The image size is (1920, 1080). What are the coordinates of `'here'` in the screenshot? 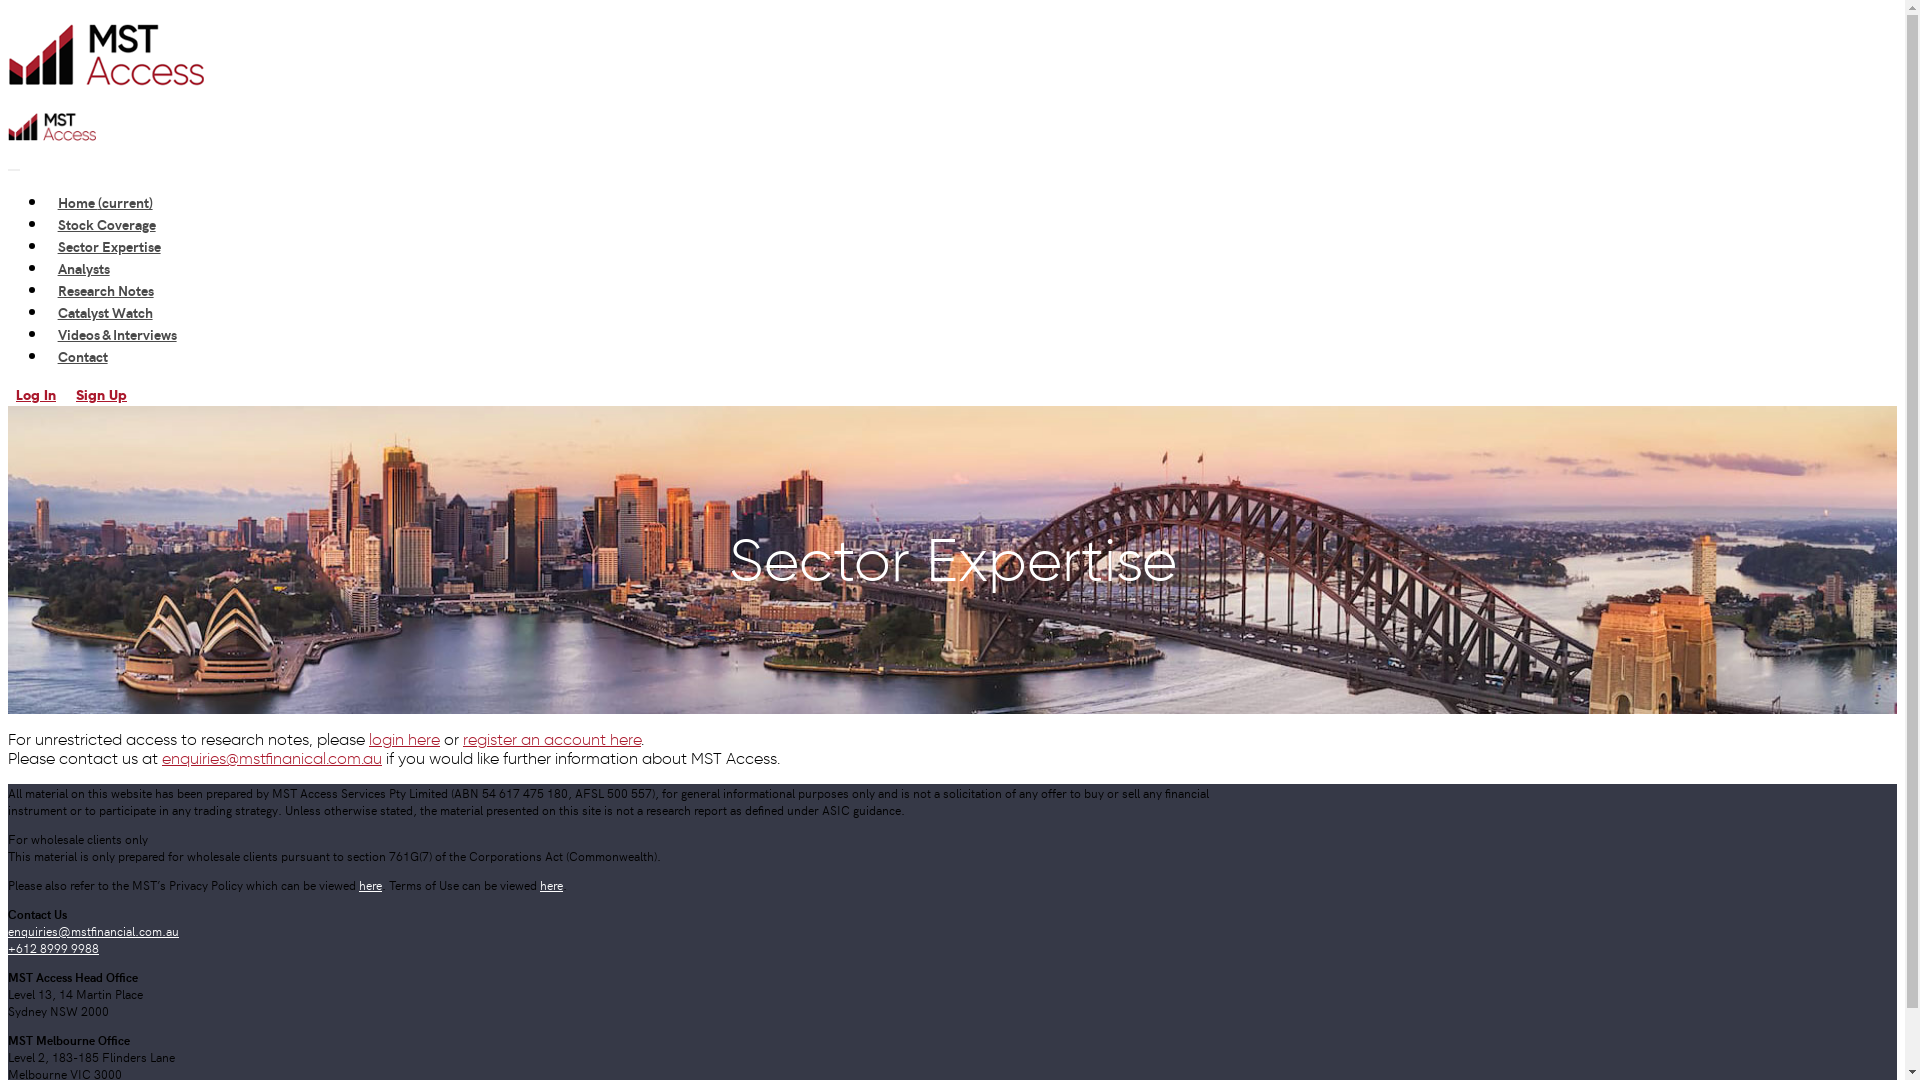 It's located at (370, 883).